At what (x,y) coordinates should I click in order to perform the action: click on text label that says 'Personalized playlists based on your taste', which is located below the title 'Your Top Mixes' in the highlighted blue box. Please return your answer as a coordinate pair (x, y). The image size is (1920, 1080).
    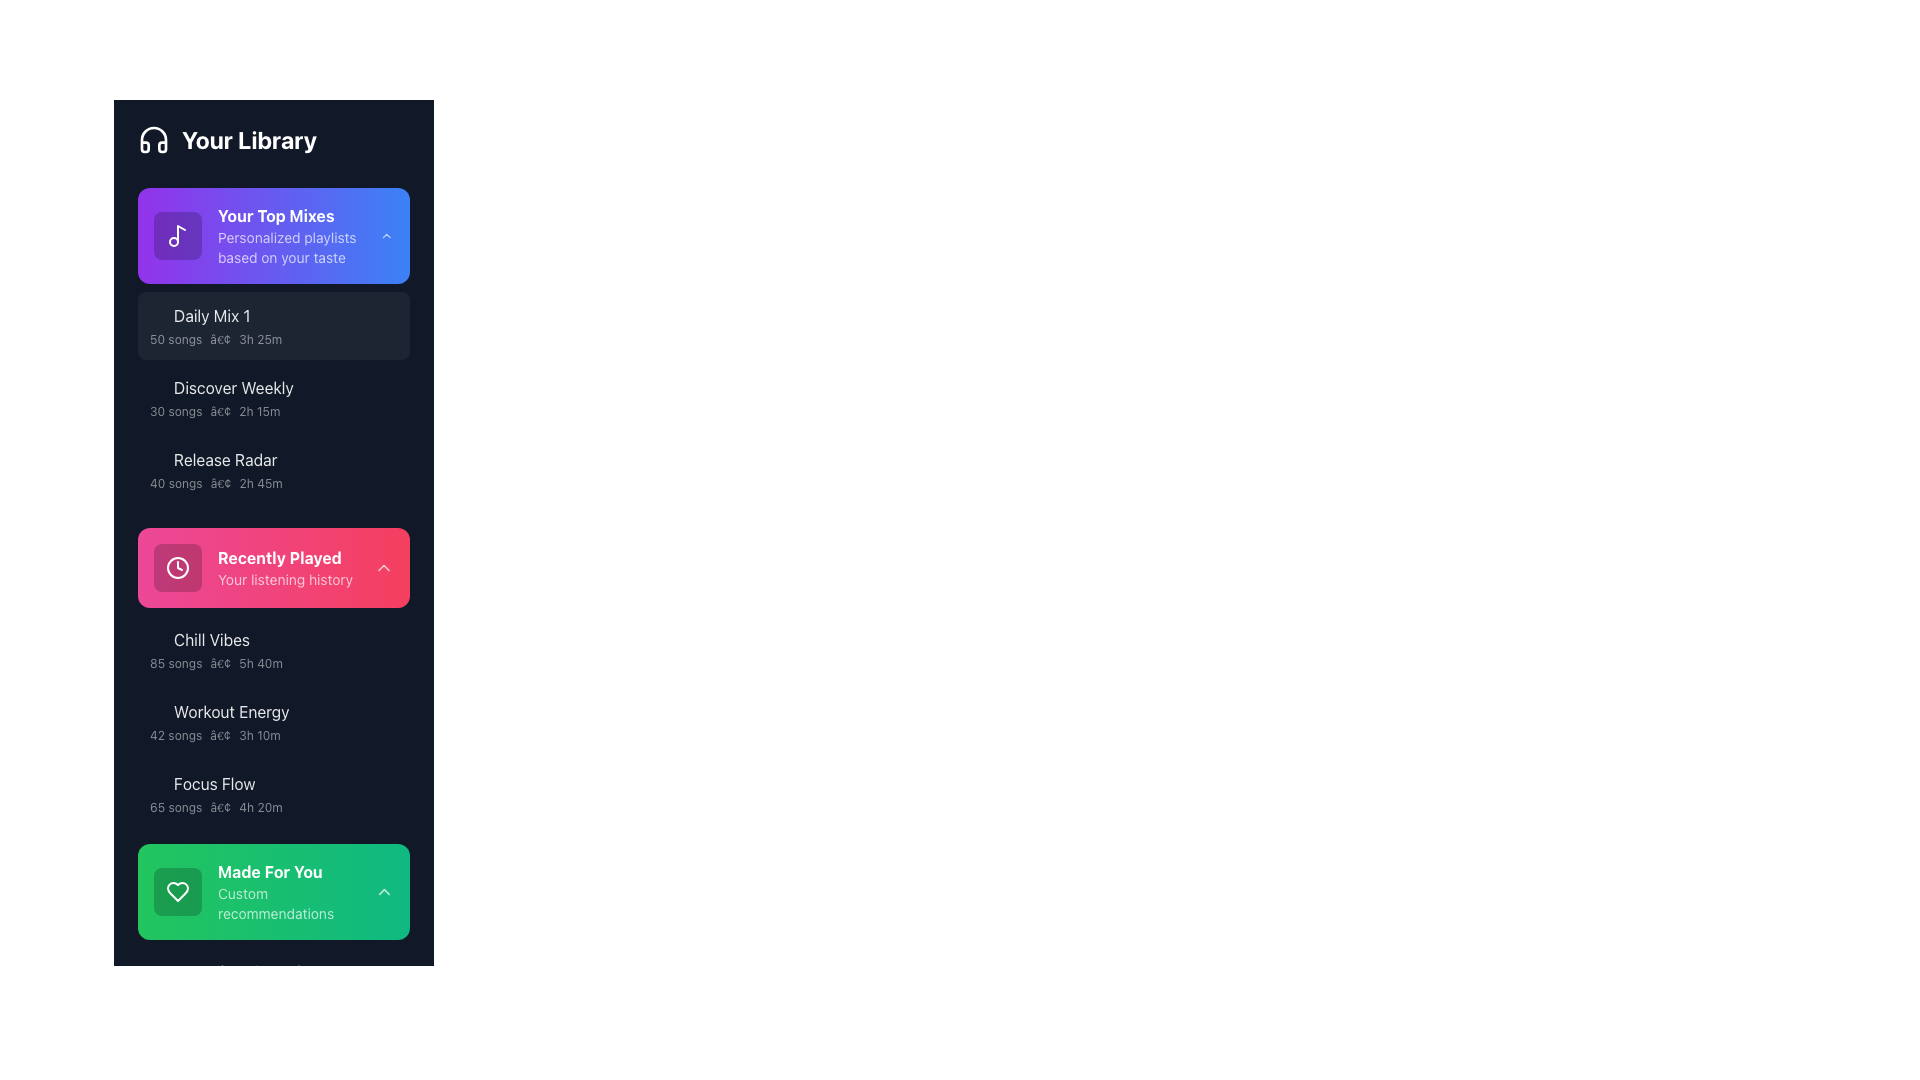
    Looking at the image, I should click on (298, 246).